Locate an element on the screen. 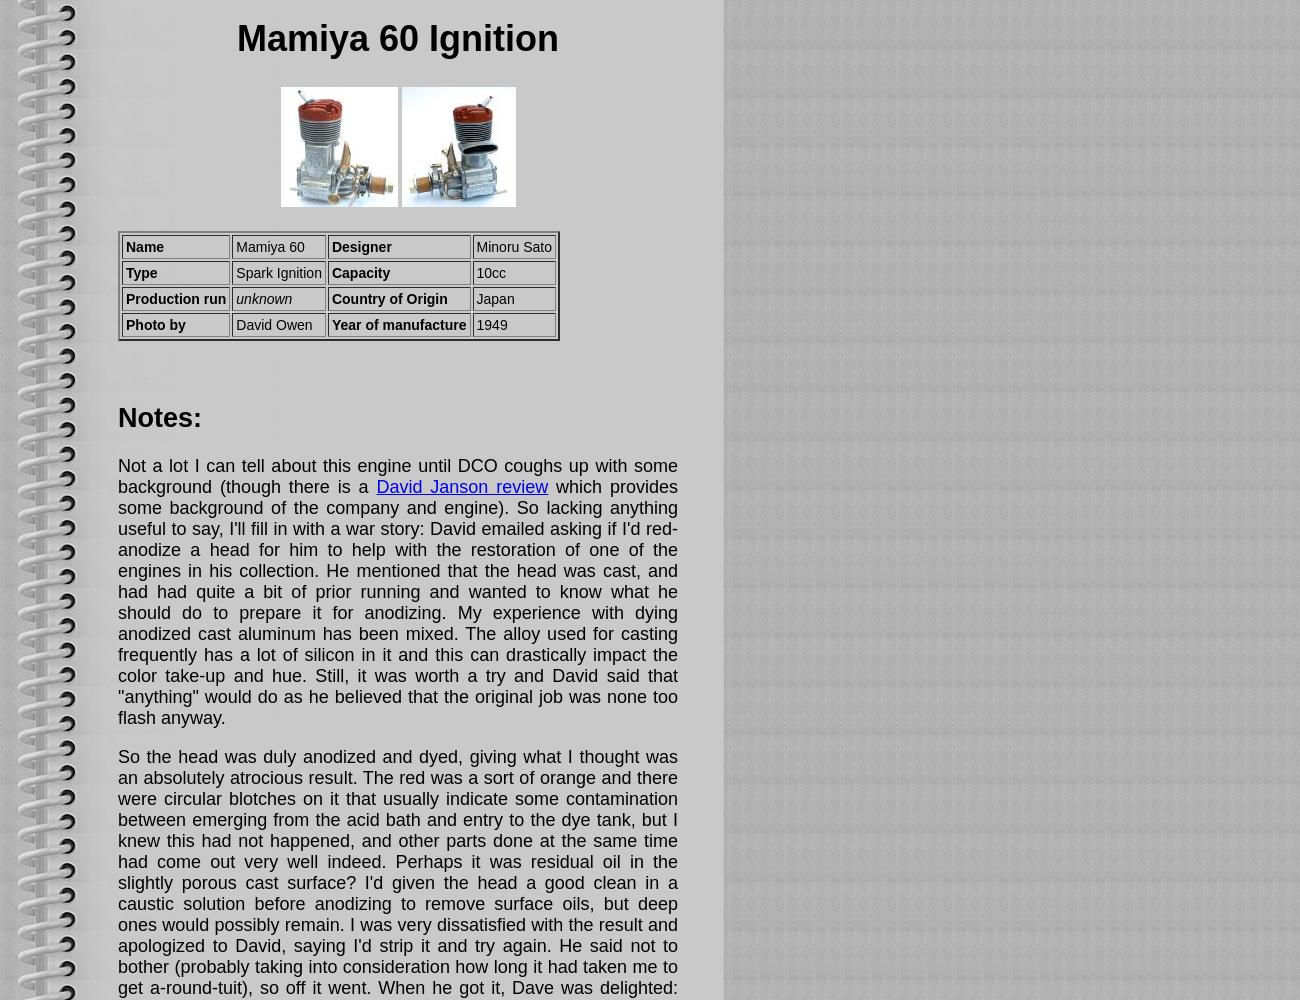 Image resolution: width=1300 pixels, height=1000 pixels. 'Country of Origin' is located at coordinates (388, 299).